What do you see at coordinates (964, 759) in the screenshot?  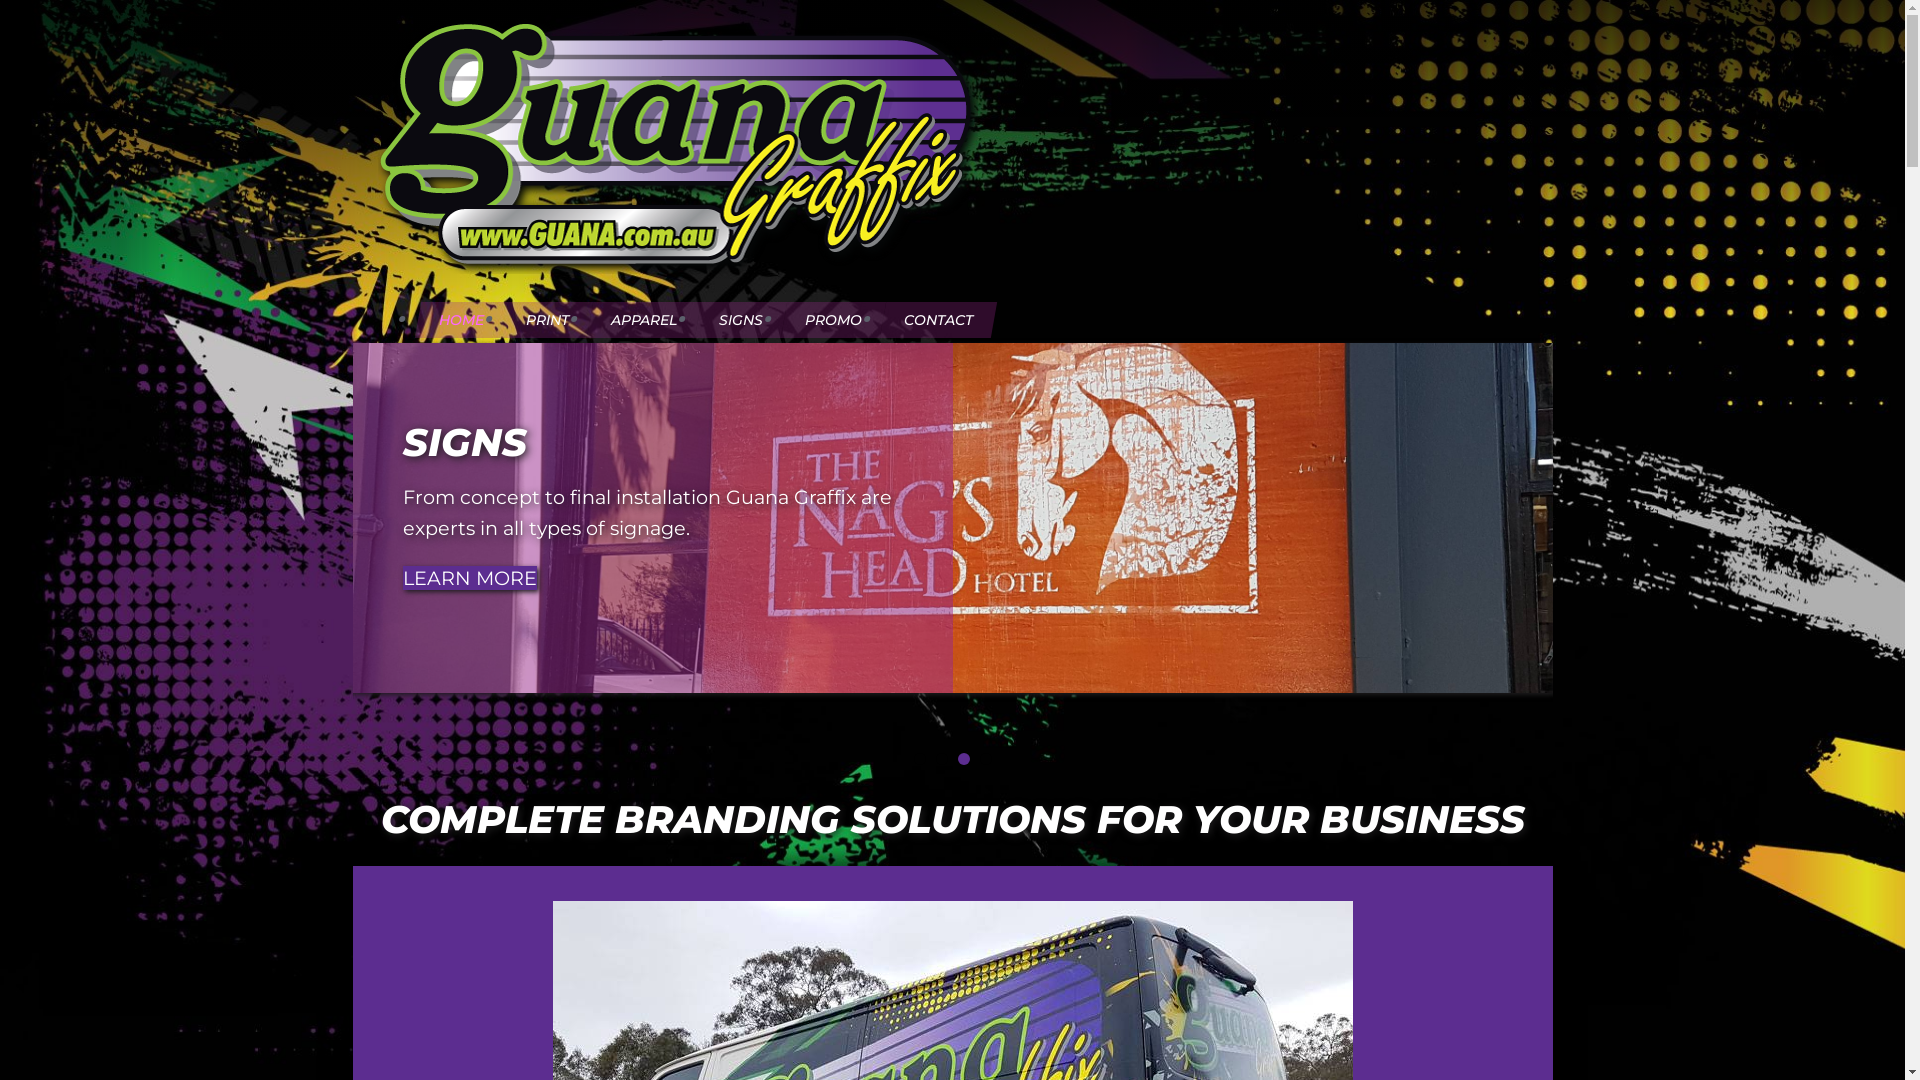 I see `'3'` at bounding box center [964, 759].